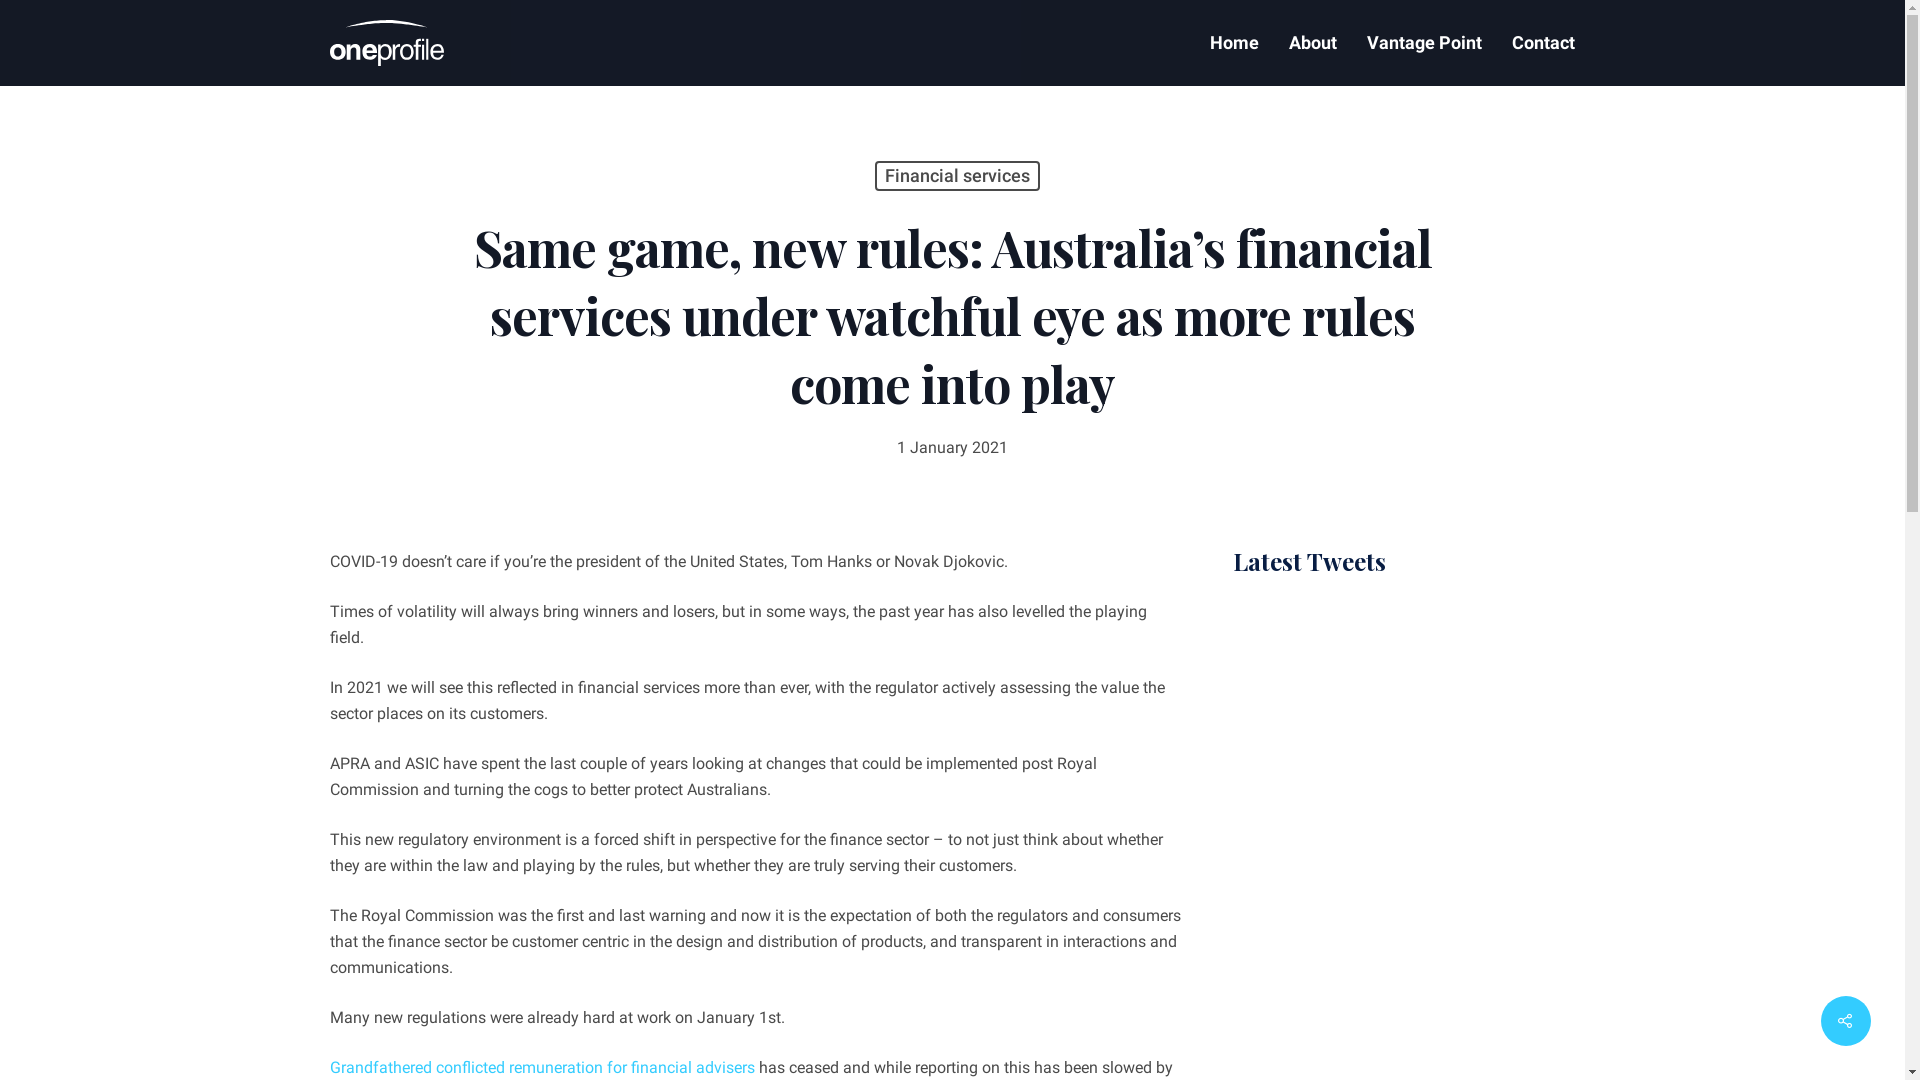  What do you see at coordinates (1232, 603) in the screenshot?
I see `' '` at bounding box center [1232, 603].